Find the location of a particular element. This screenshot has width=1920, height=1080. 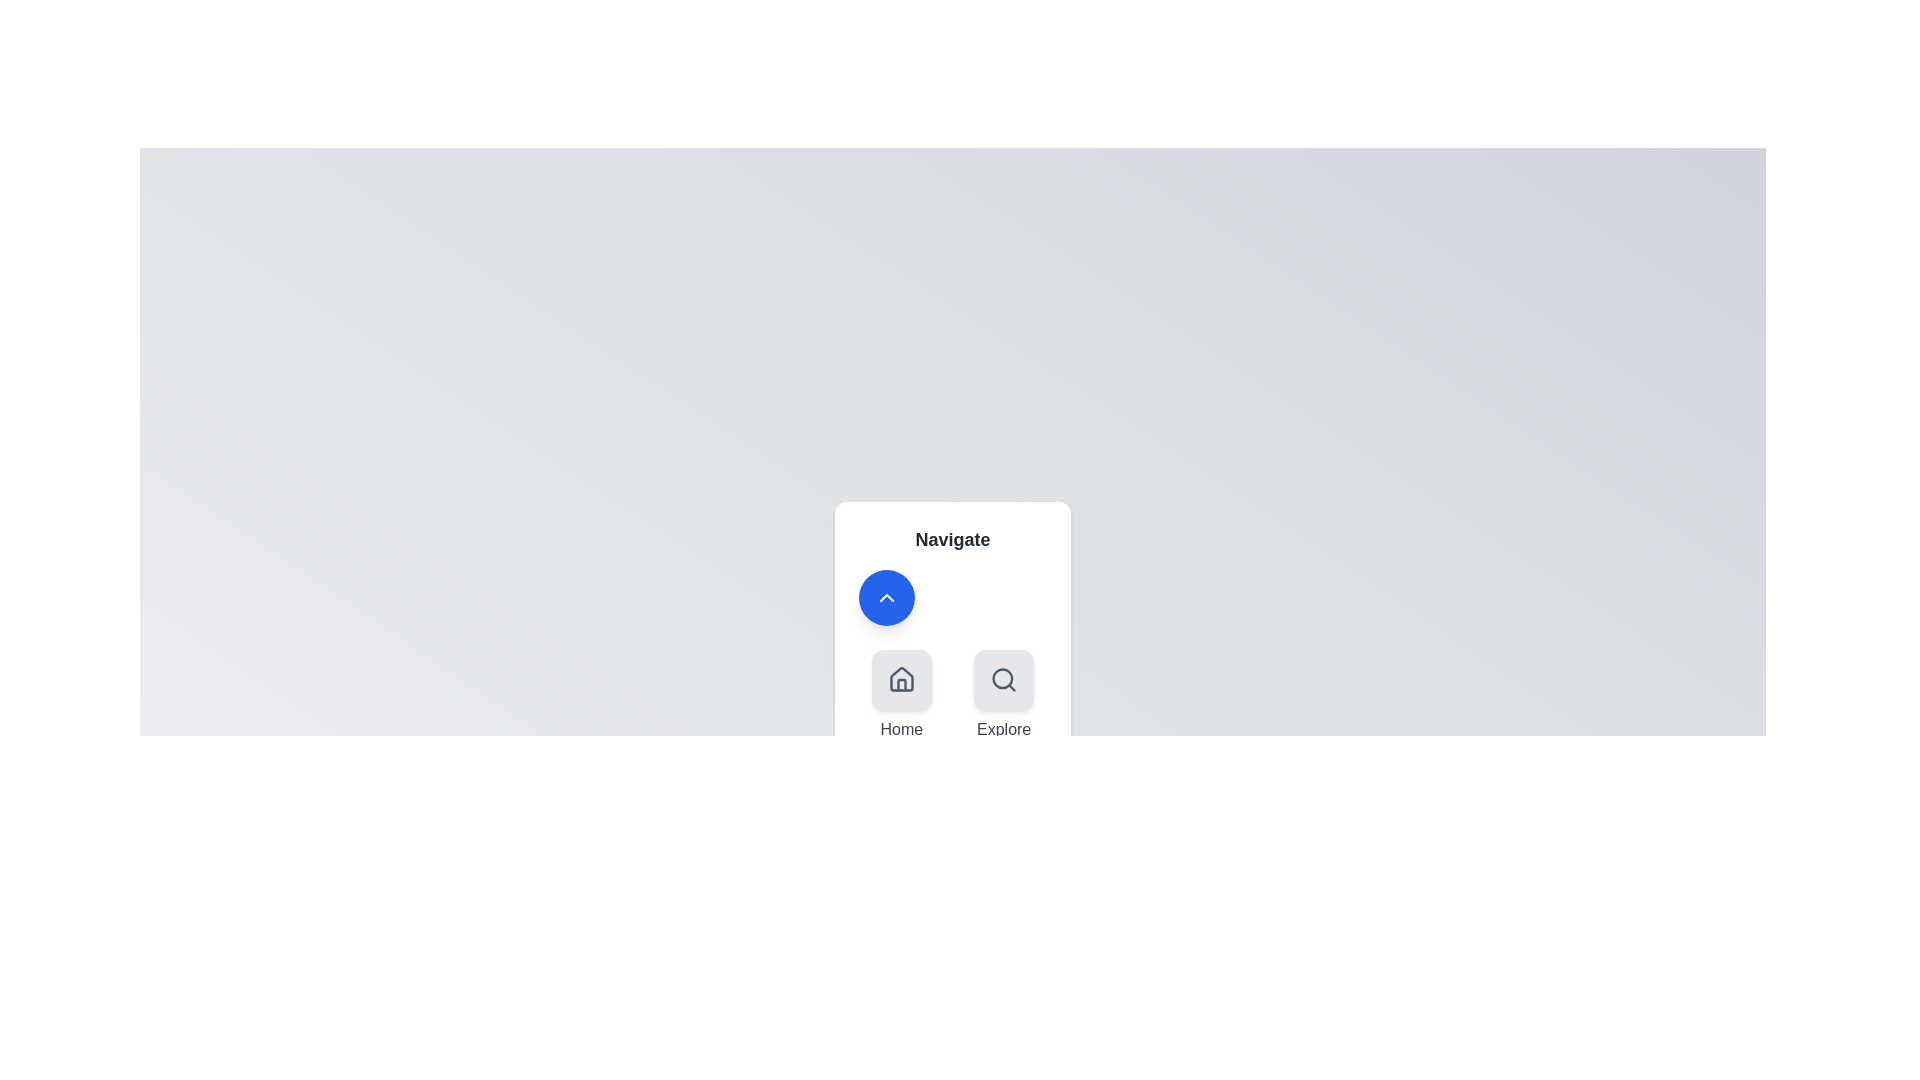

blue circular button to toggle the speed dial menu is located at coordinates (885, 596).